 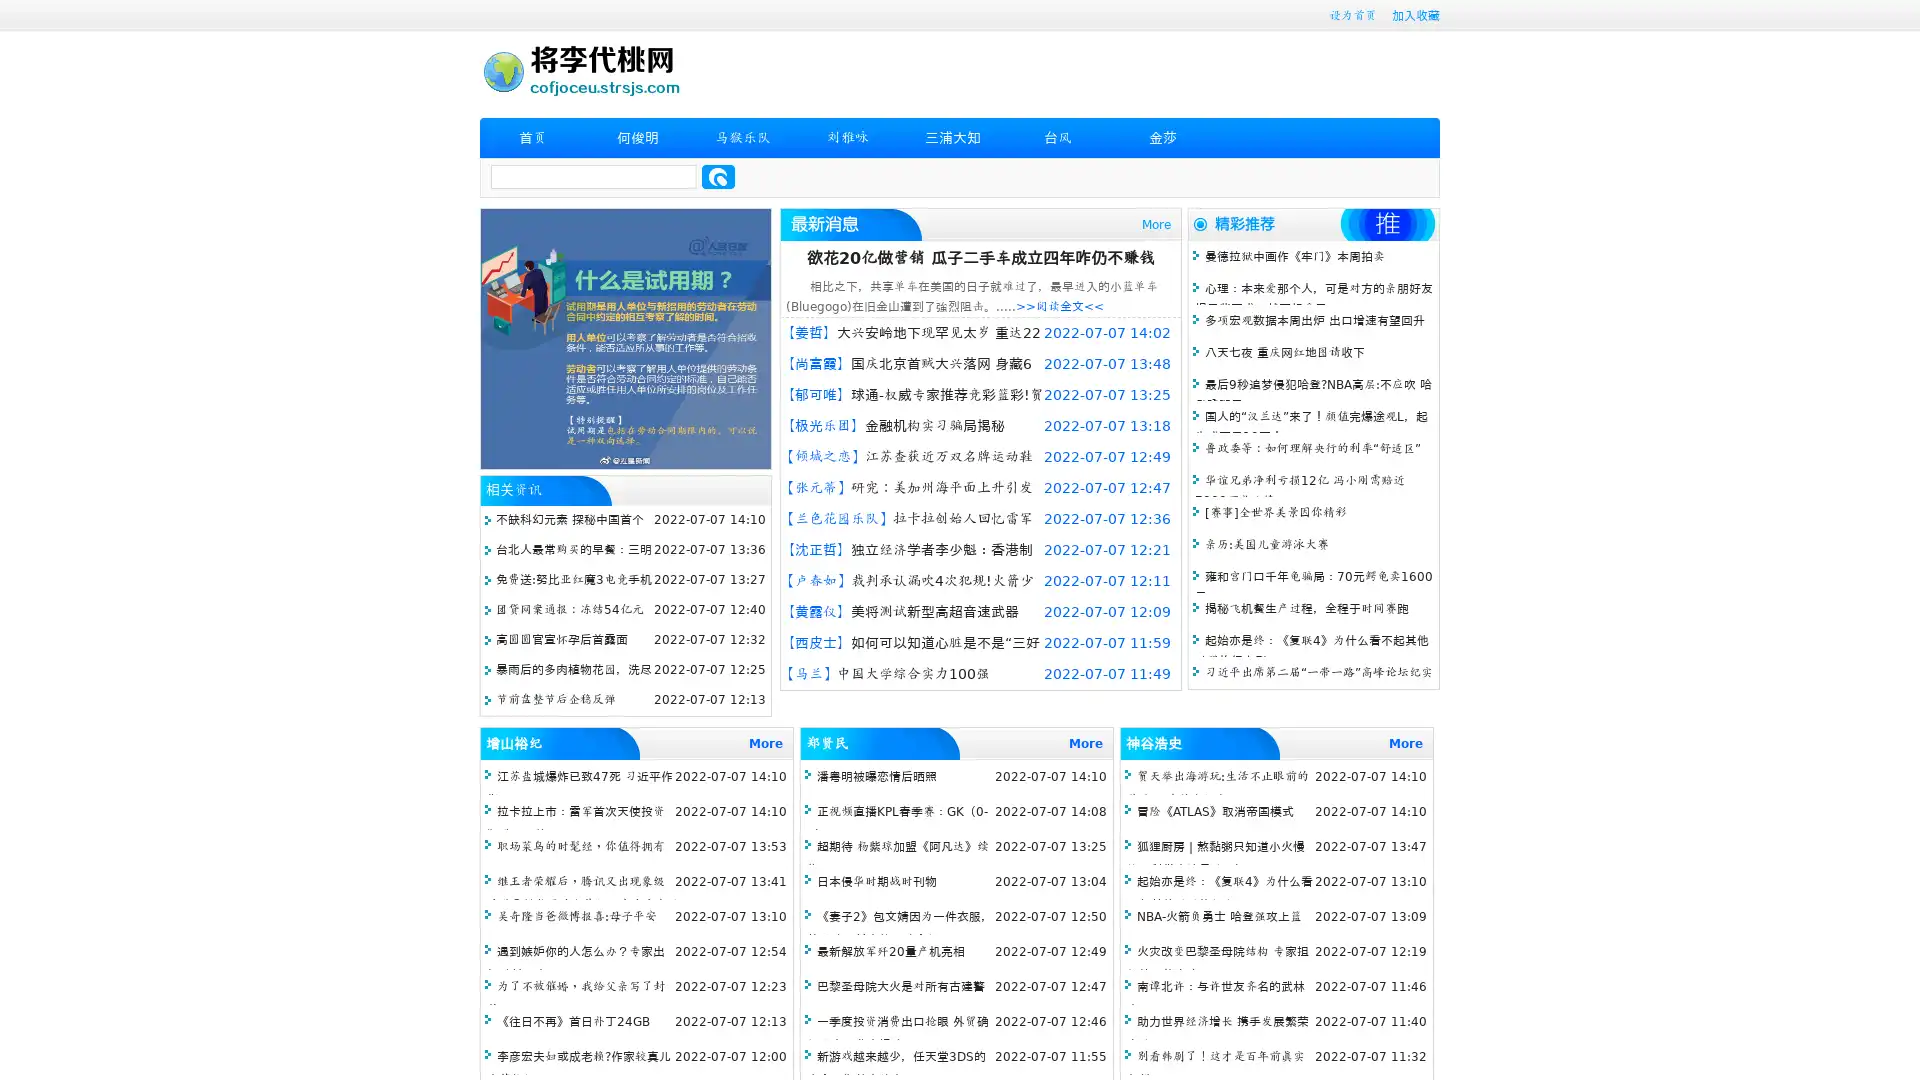 I want to click on Search, so click(x=718, y=176).